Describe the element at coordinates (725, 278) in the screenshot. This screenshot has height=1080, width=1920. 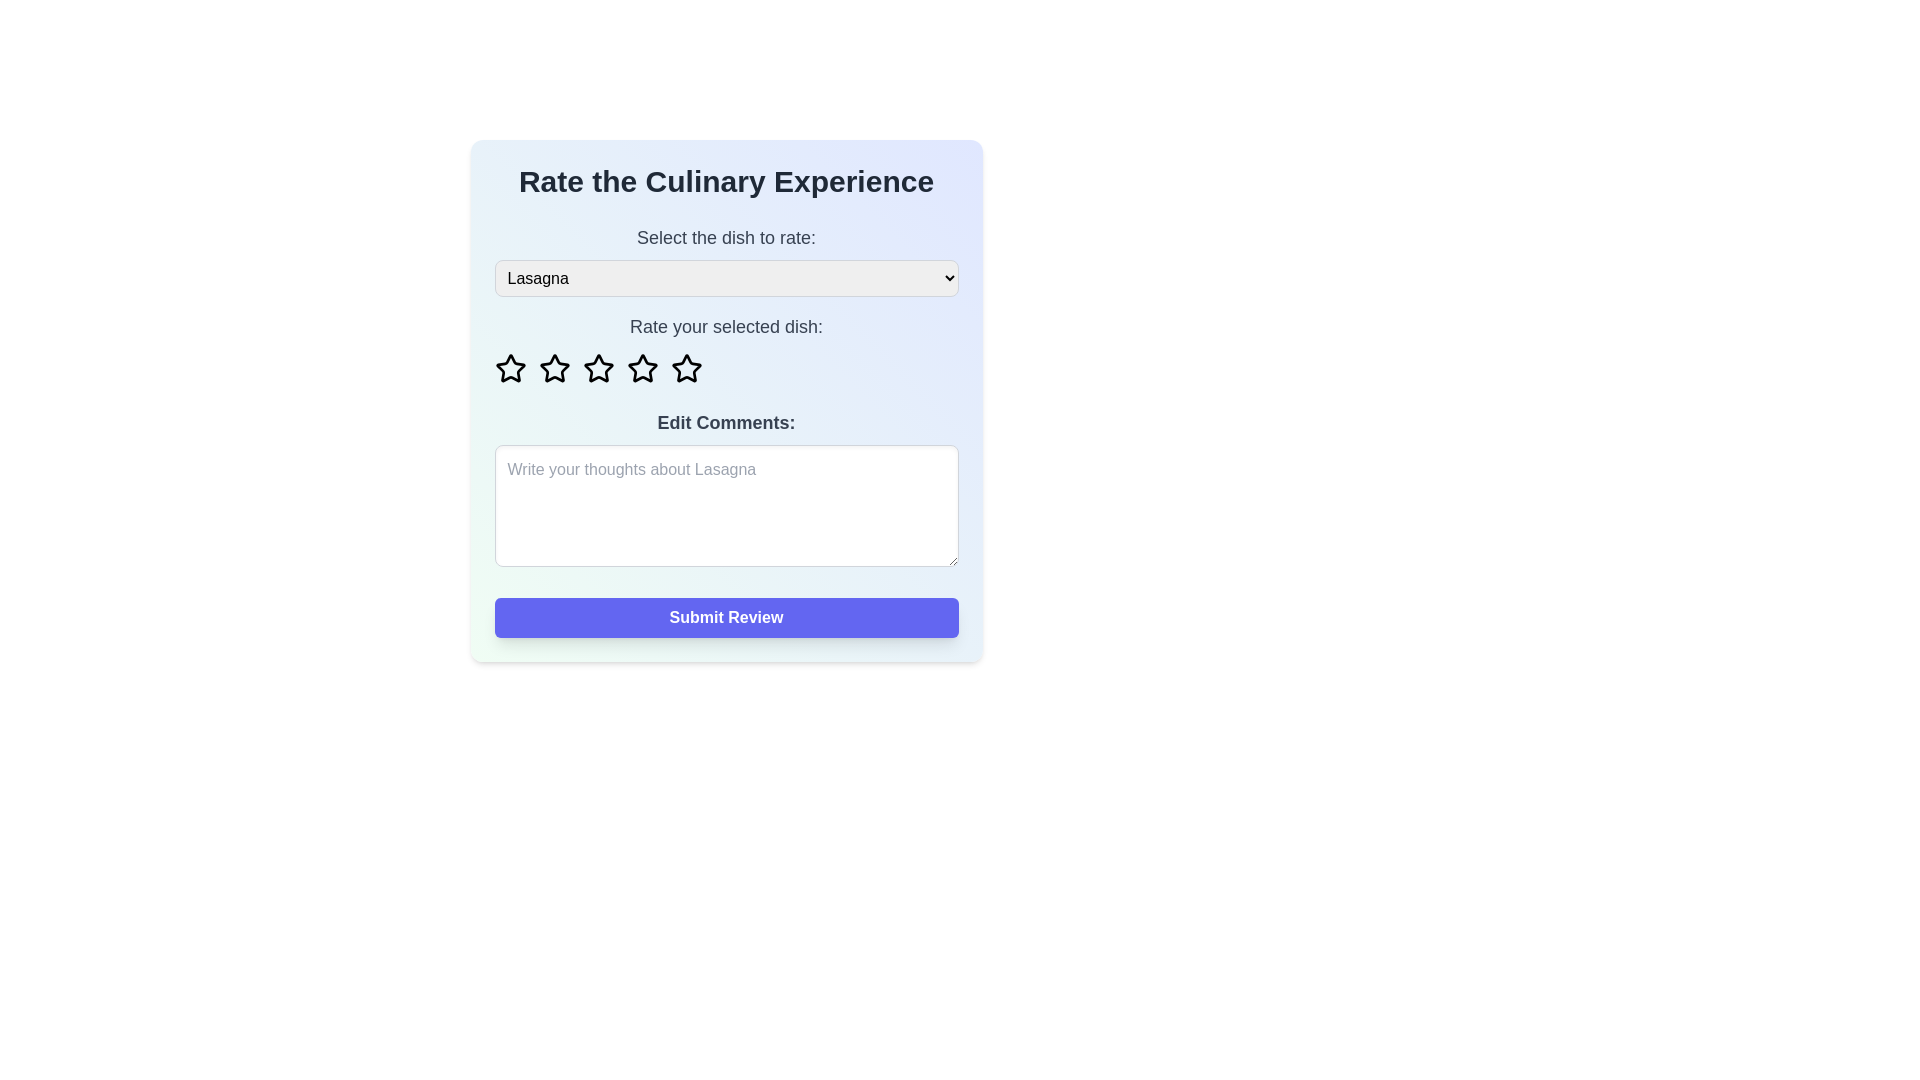
I see `an option from the dropdown menu located below the heading 'Select the dish to rate:' and above the rating stars section` at that location.